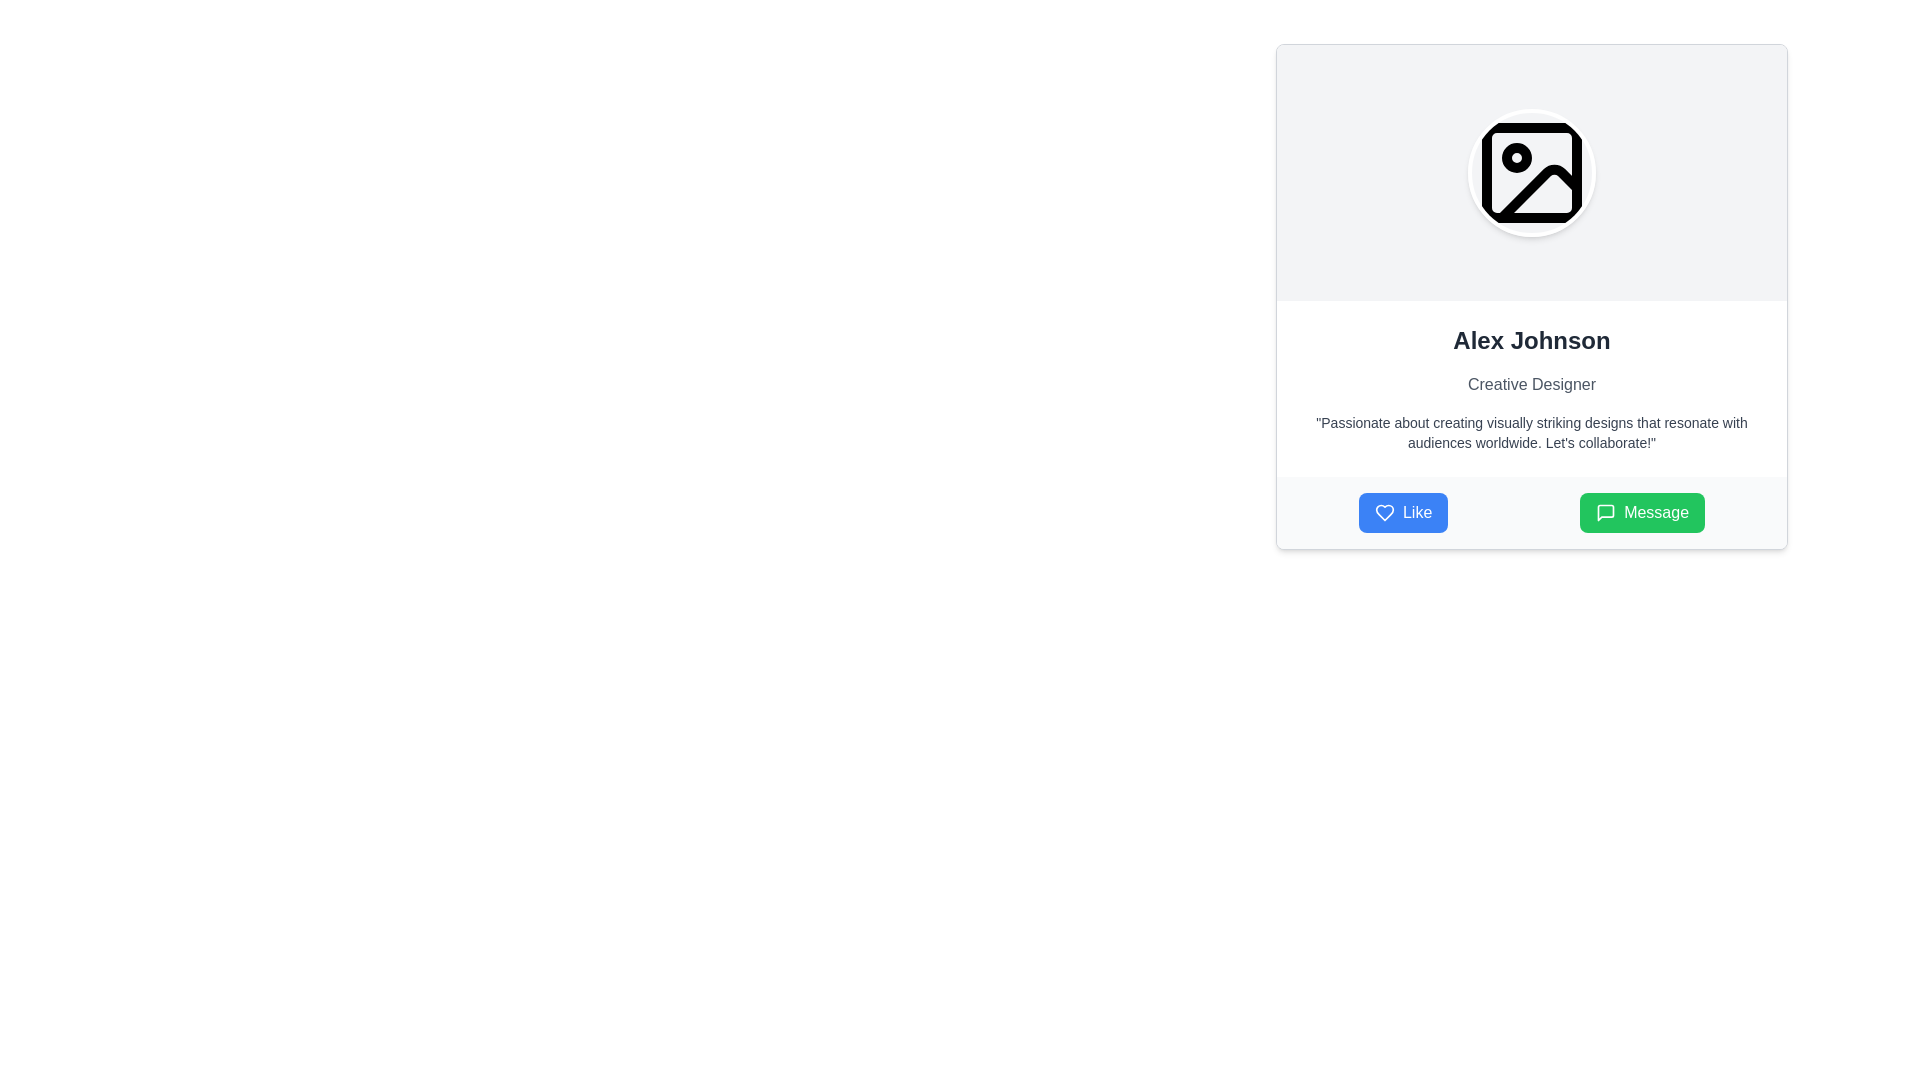 Image resolution: width=1920 pixels, height=1080 pixels. Describe the element at coordinates (1383, 512) in the screenshot. I see `the heart-shaped icon within the 'Like' button` at that location.